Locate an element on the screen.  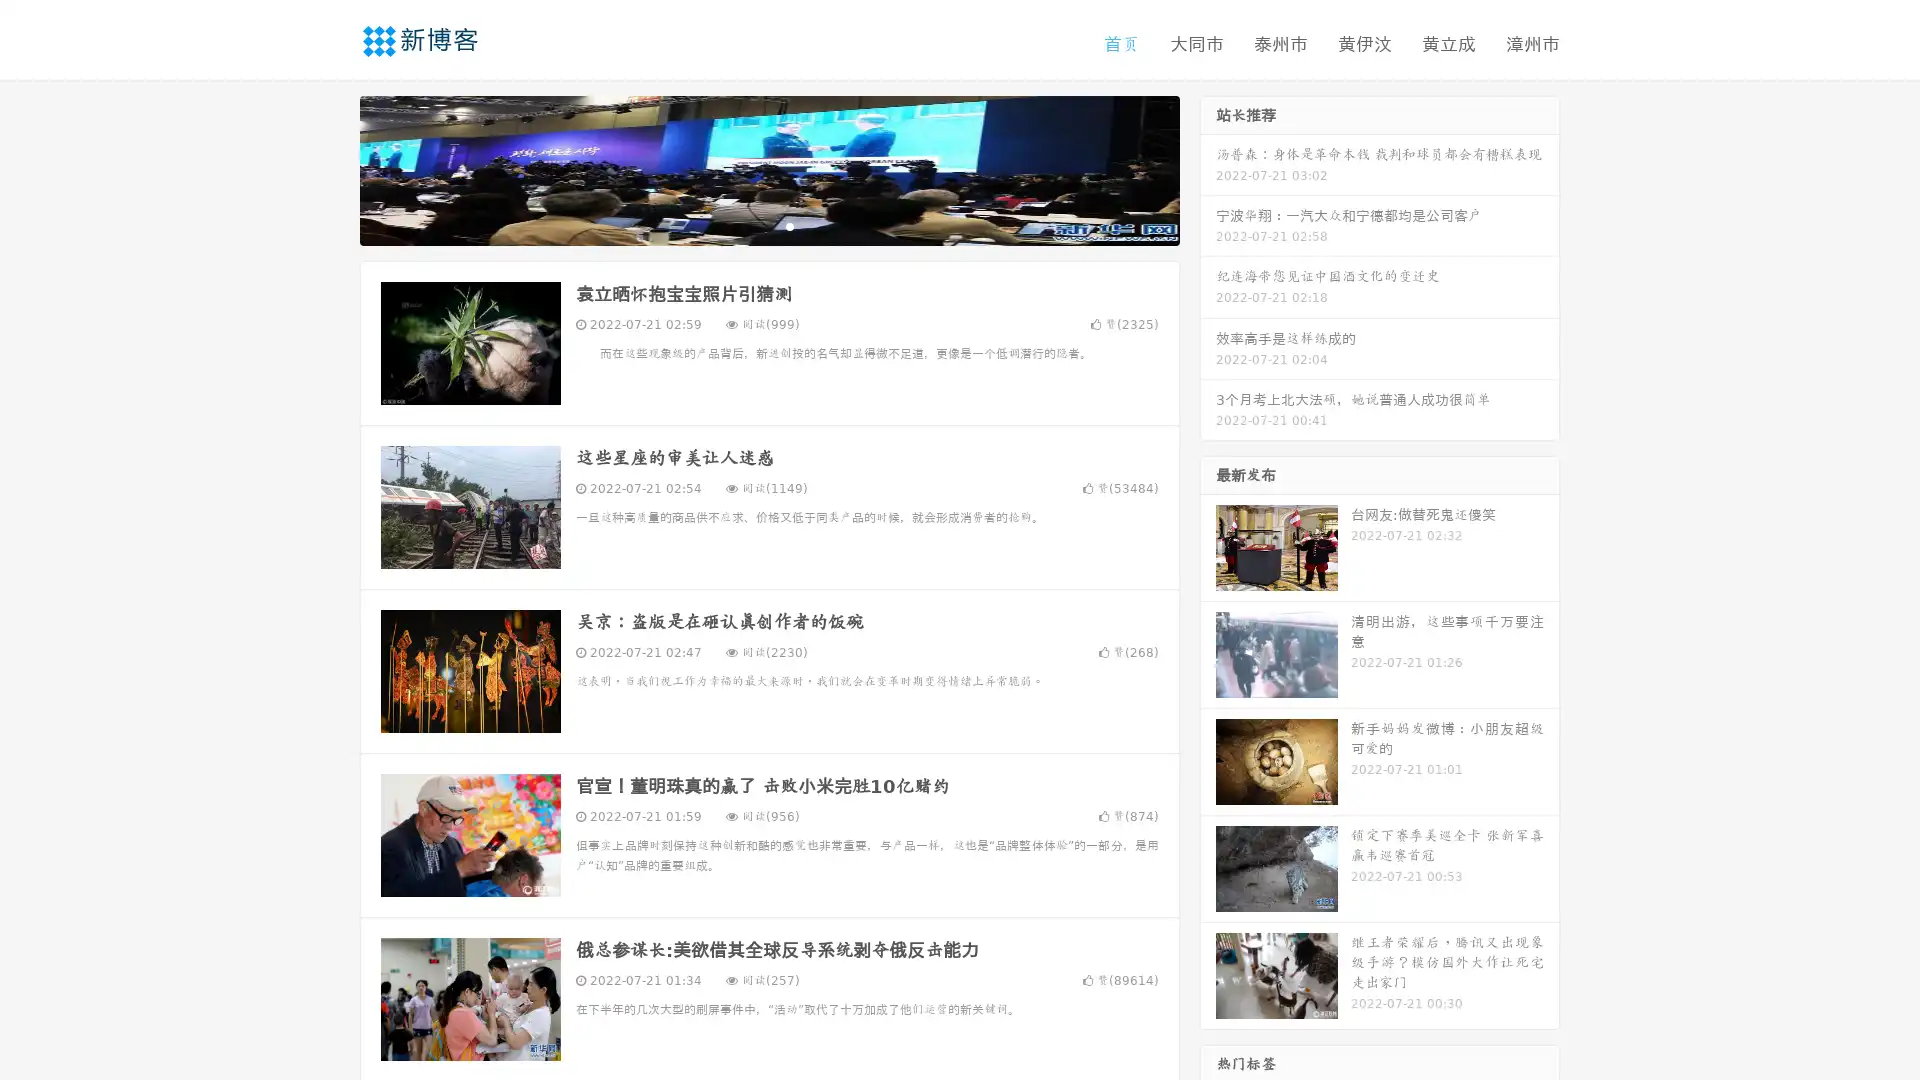
Previous slide is located at coordinates (330, 168).